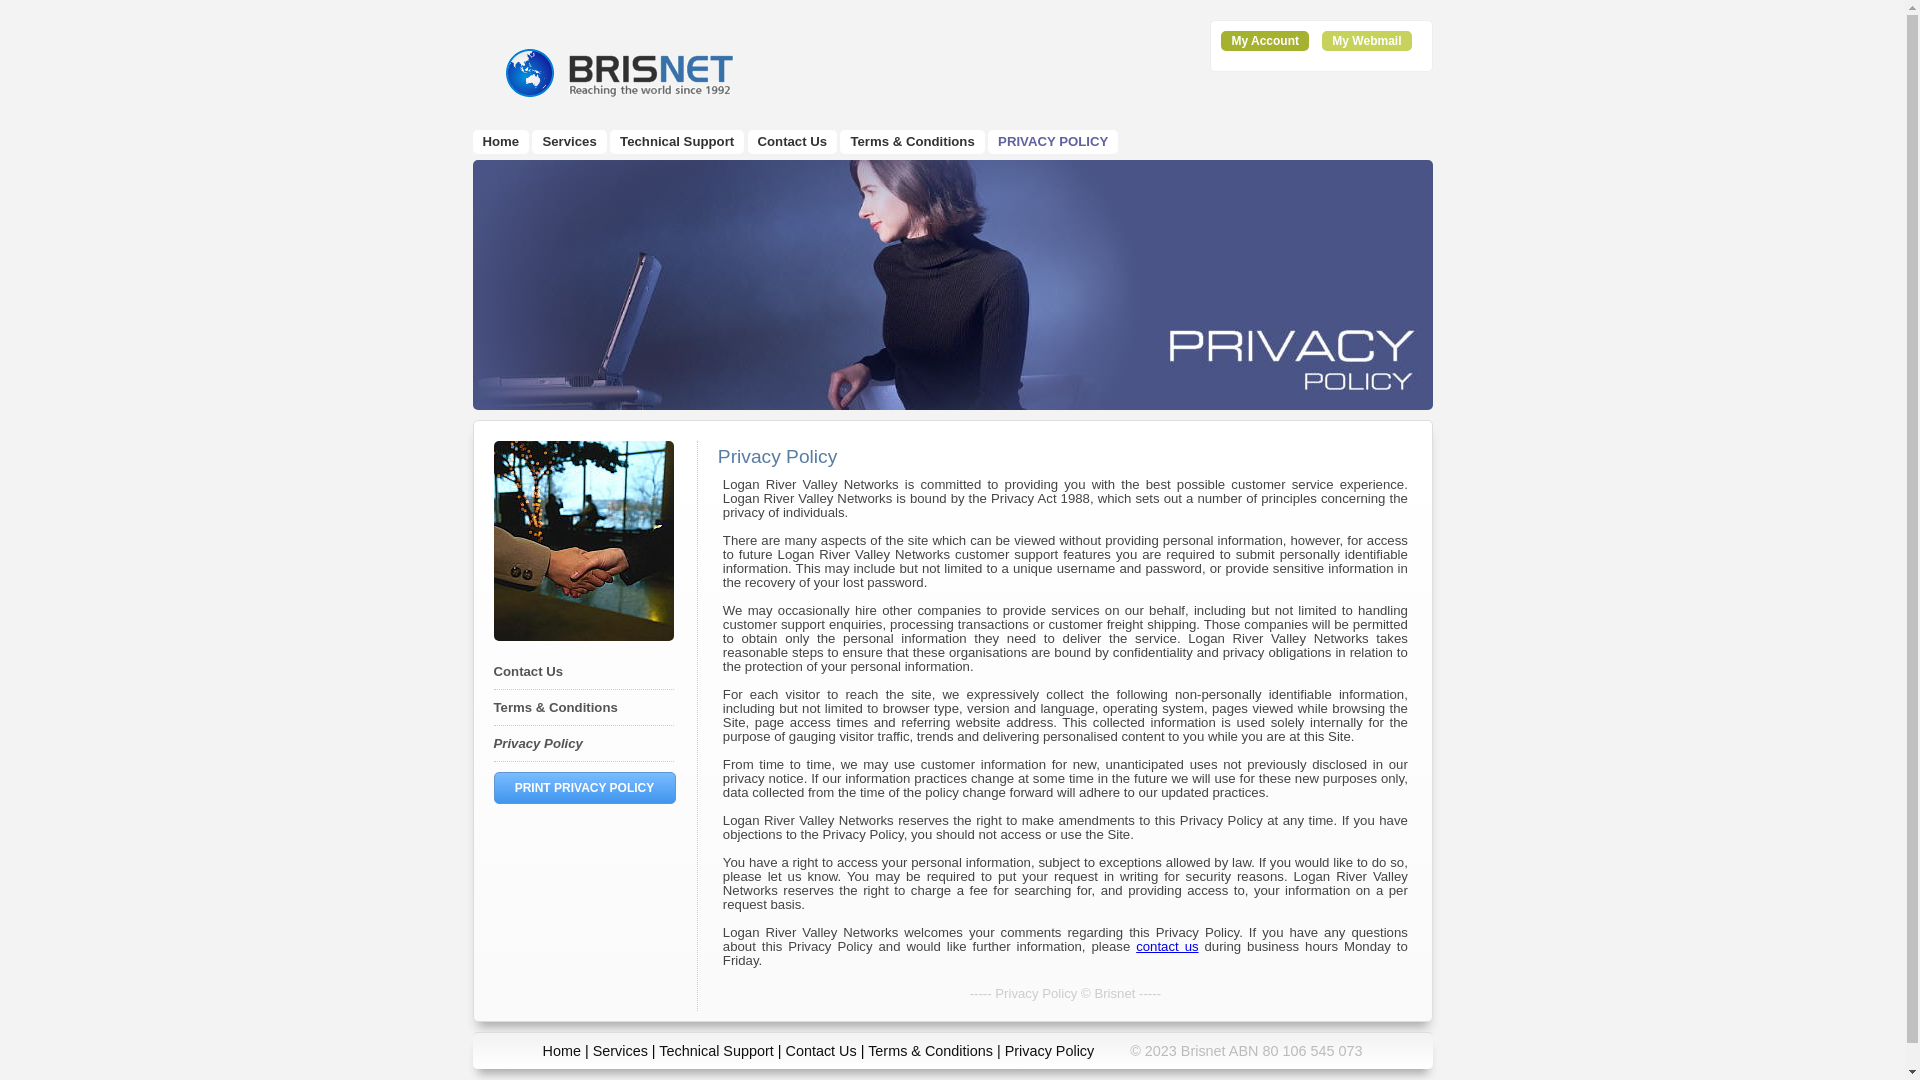  Describe the element at coordinates (821, 1049) in the screenshot. I see `'Contact Us'` at that location.